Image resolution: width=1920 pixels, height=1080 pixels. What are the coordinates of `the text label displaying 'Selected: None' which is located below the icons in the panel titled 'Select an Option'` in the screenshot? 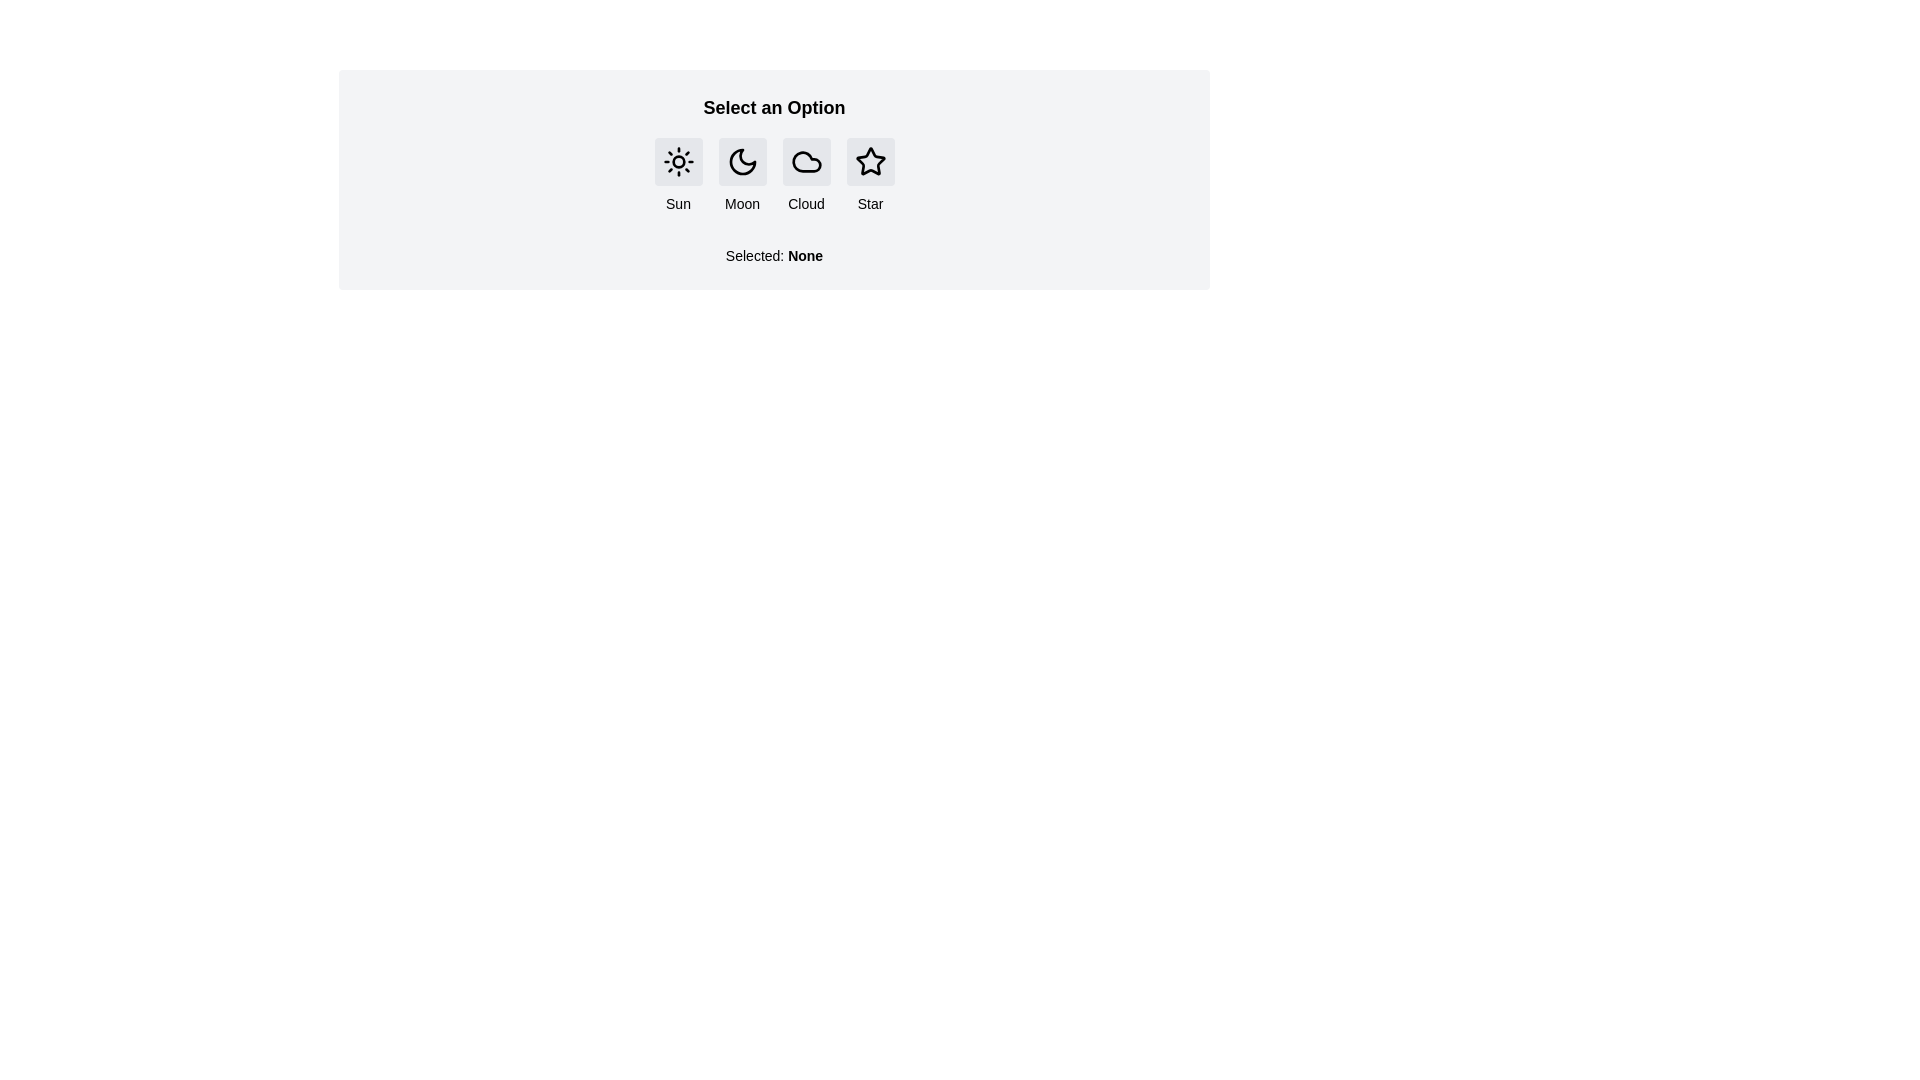 It's located at (773, 246).